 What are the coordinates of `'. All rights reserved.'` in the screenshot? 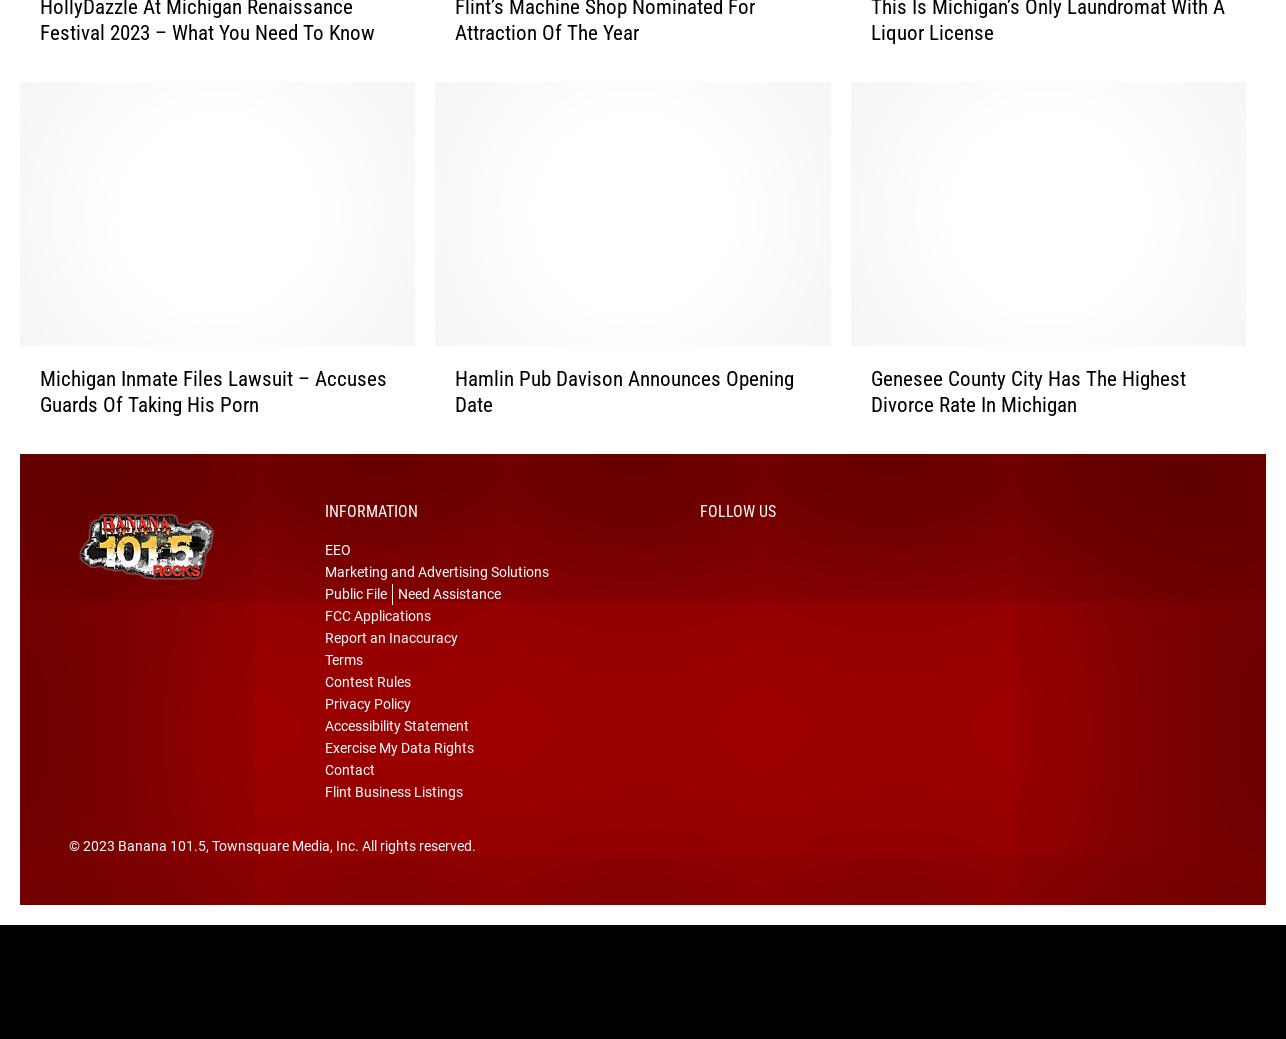 It's located at (414, 872).